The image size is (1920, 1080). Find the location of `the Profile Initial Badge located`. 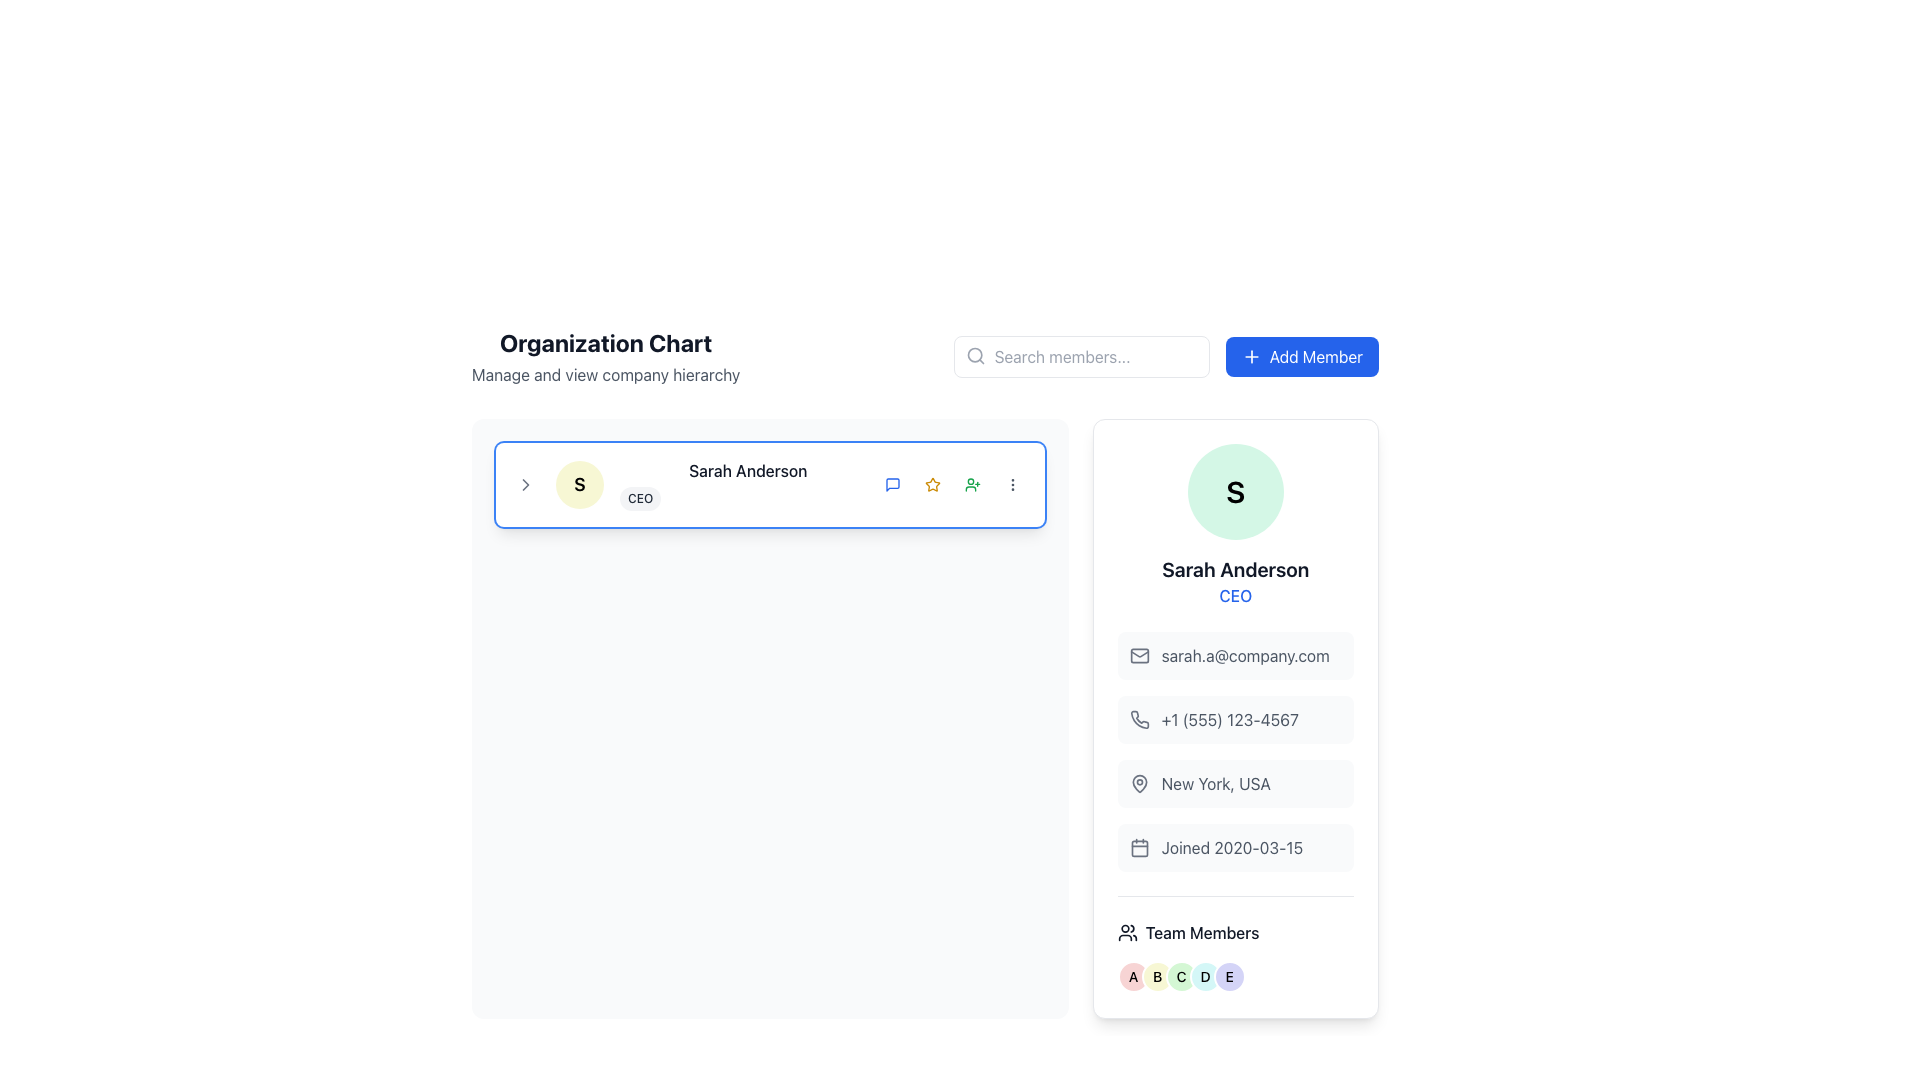

the Profile Initial Badge located is located at coordinates (579, 485).